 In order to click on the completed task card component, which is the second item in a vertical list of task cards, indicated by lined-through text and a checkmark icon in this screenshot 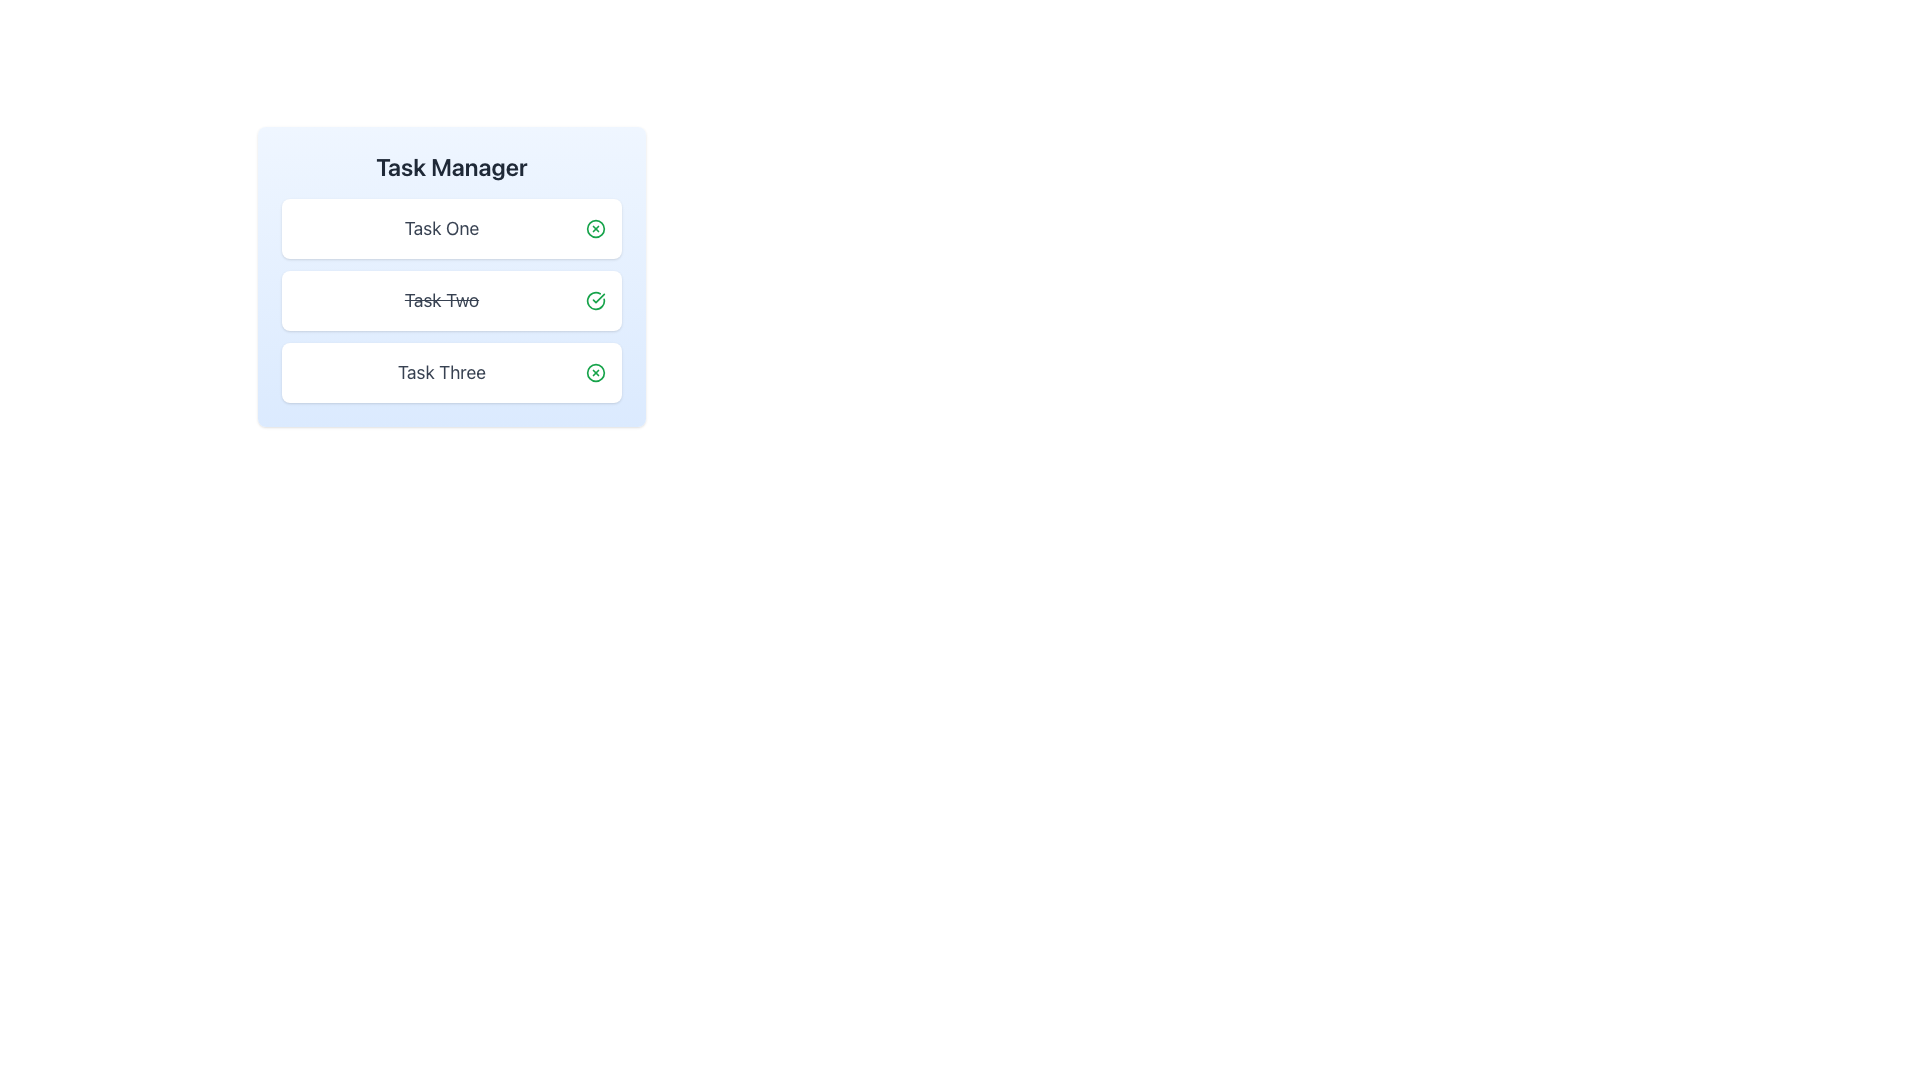, I will do `click(450, 300)`.